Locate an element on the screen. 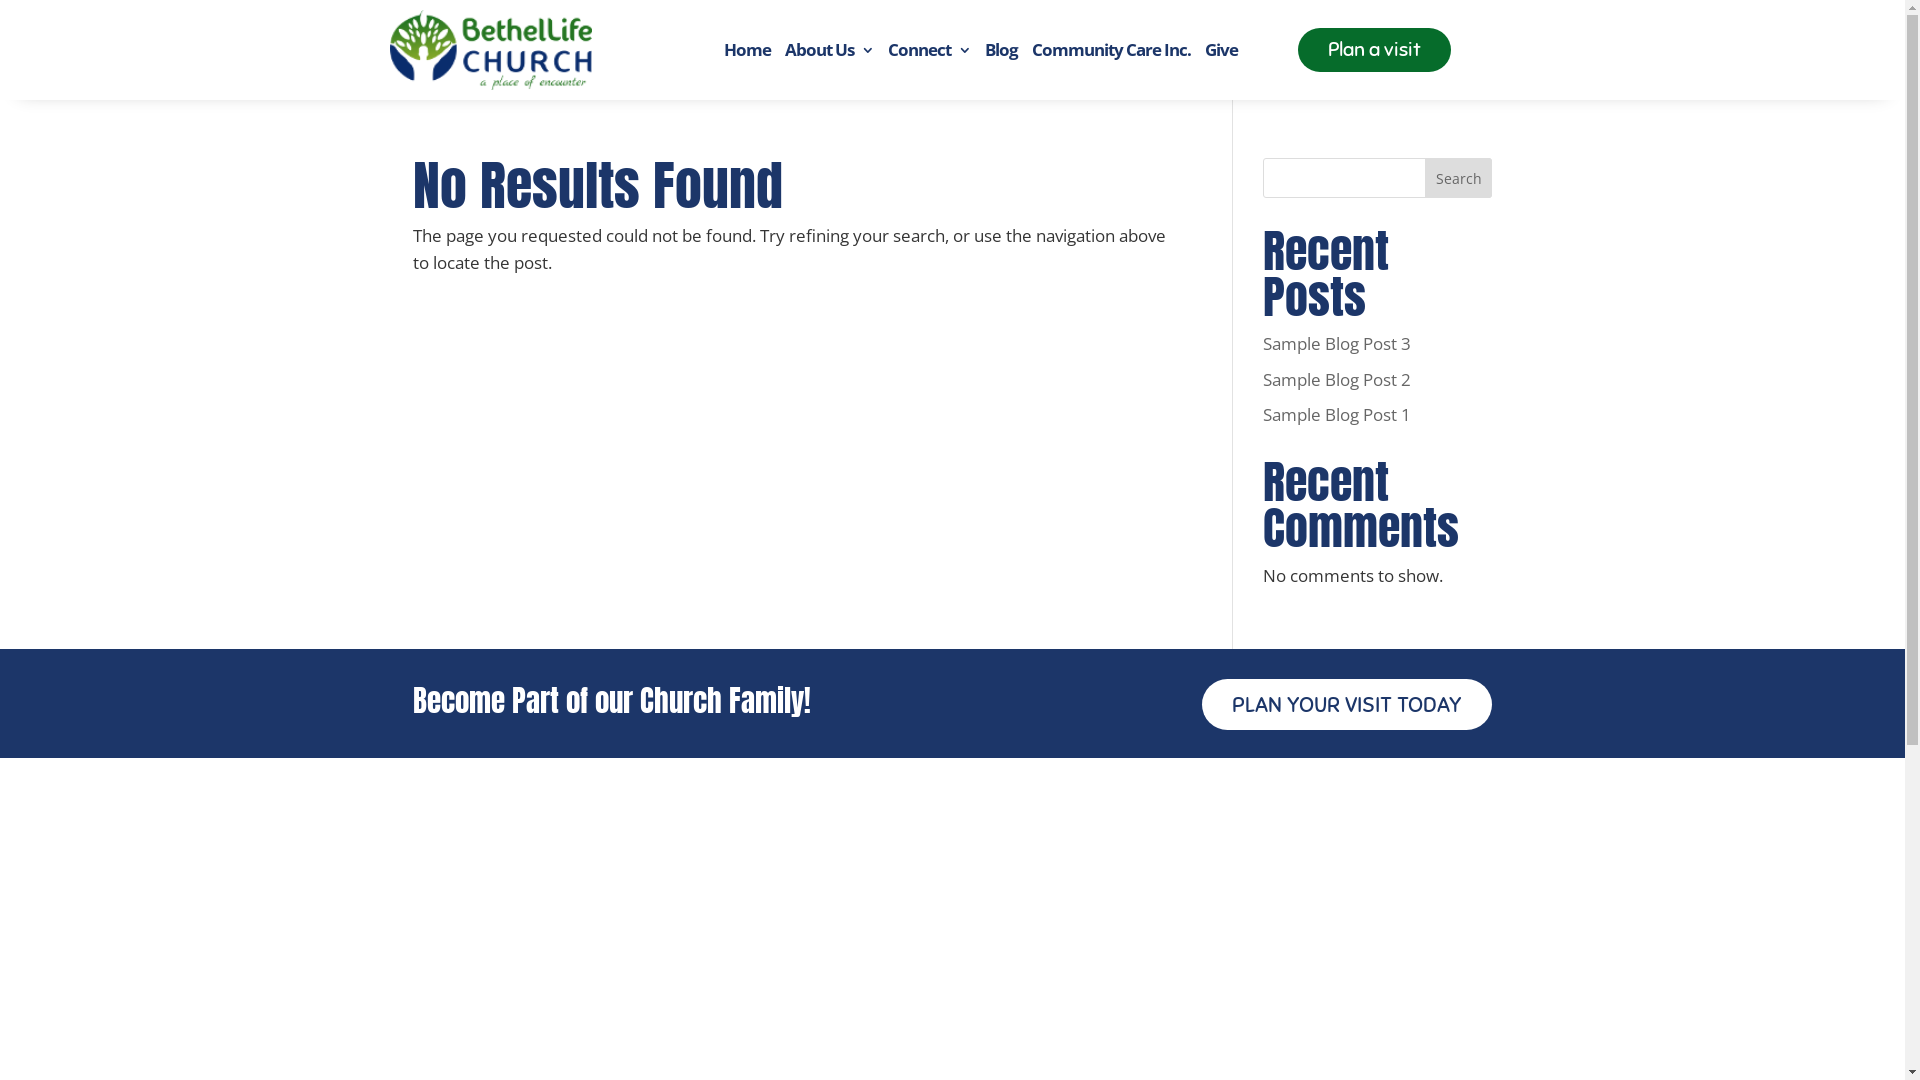 This screenshot has height=1080, width=1920. 'Community Care Inc.' is located at coordinates (1110, 49).